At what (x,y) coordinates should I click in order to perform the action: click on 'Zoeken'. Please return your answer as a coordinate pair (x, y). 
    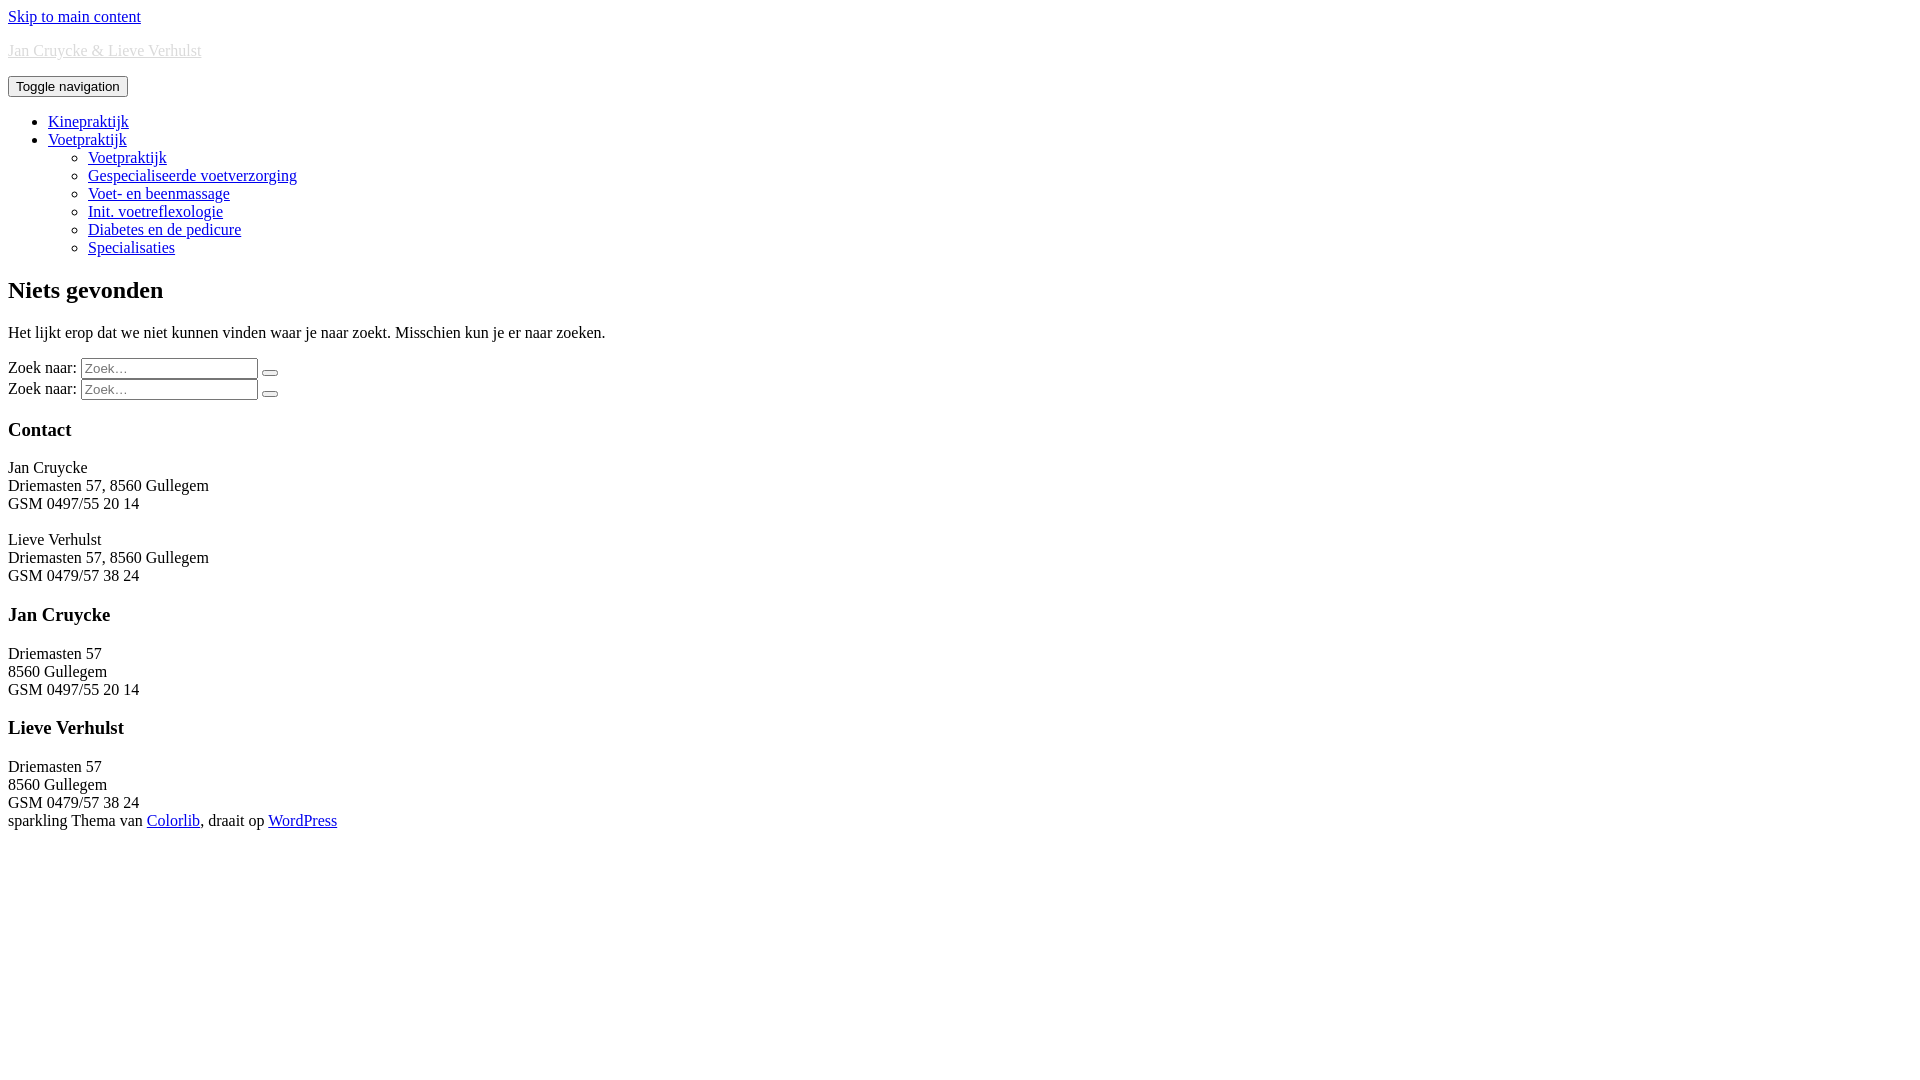
    Looking at the image, I should click on (268, 373).